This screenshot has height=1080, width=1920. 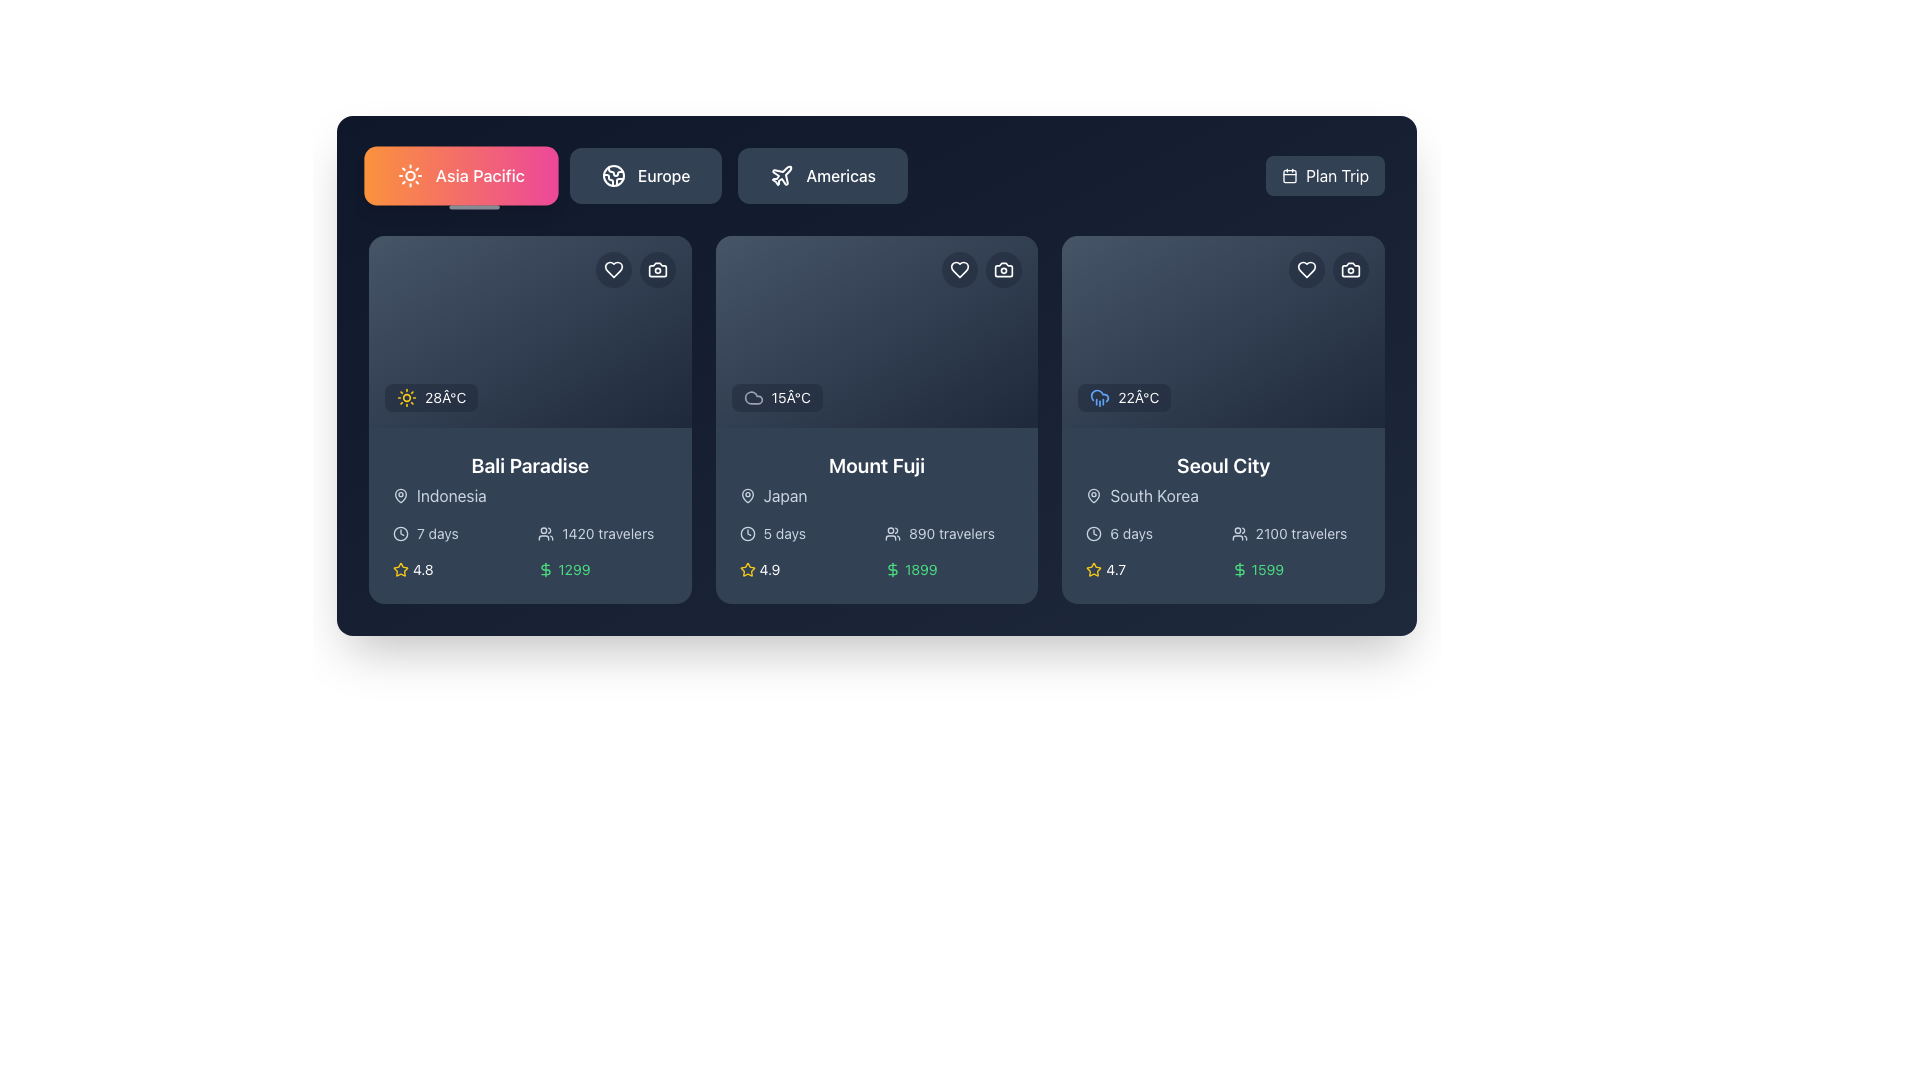 What do you see at coordinates (530, 419) in the screenshot?
I see `the first travel information card for Bali Paradise located under the 'Asia Pacific' tab in the three-column layout` at bounding box center [530, 419].